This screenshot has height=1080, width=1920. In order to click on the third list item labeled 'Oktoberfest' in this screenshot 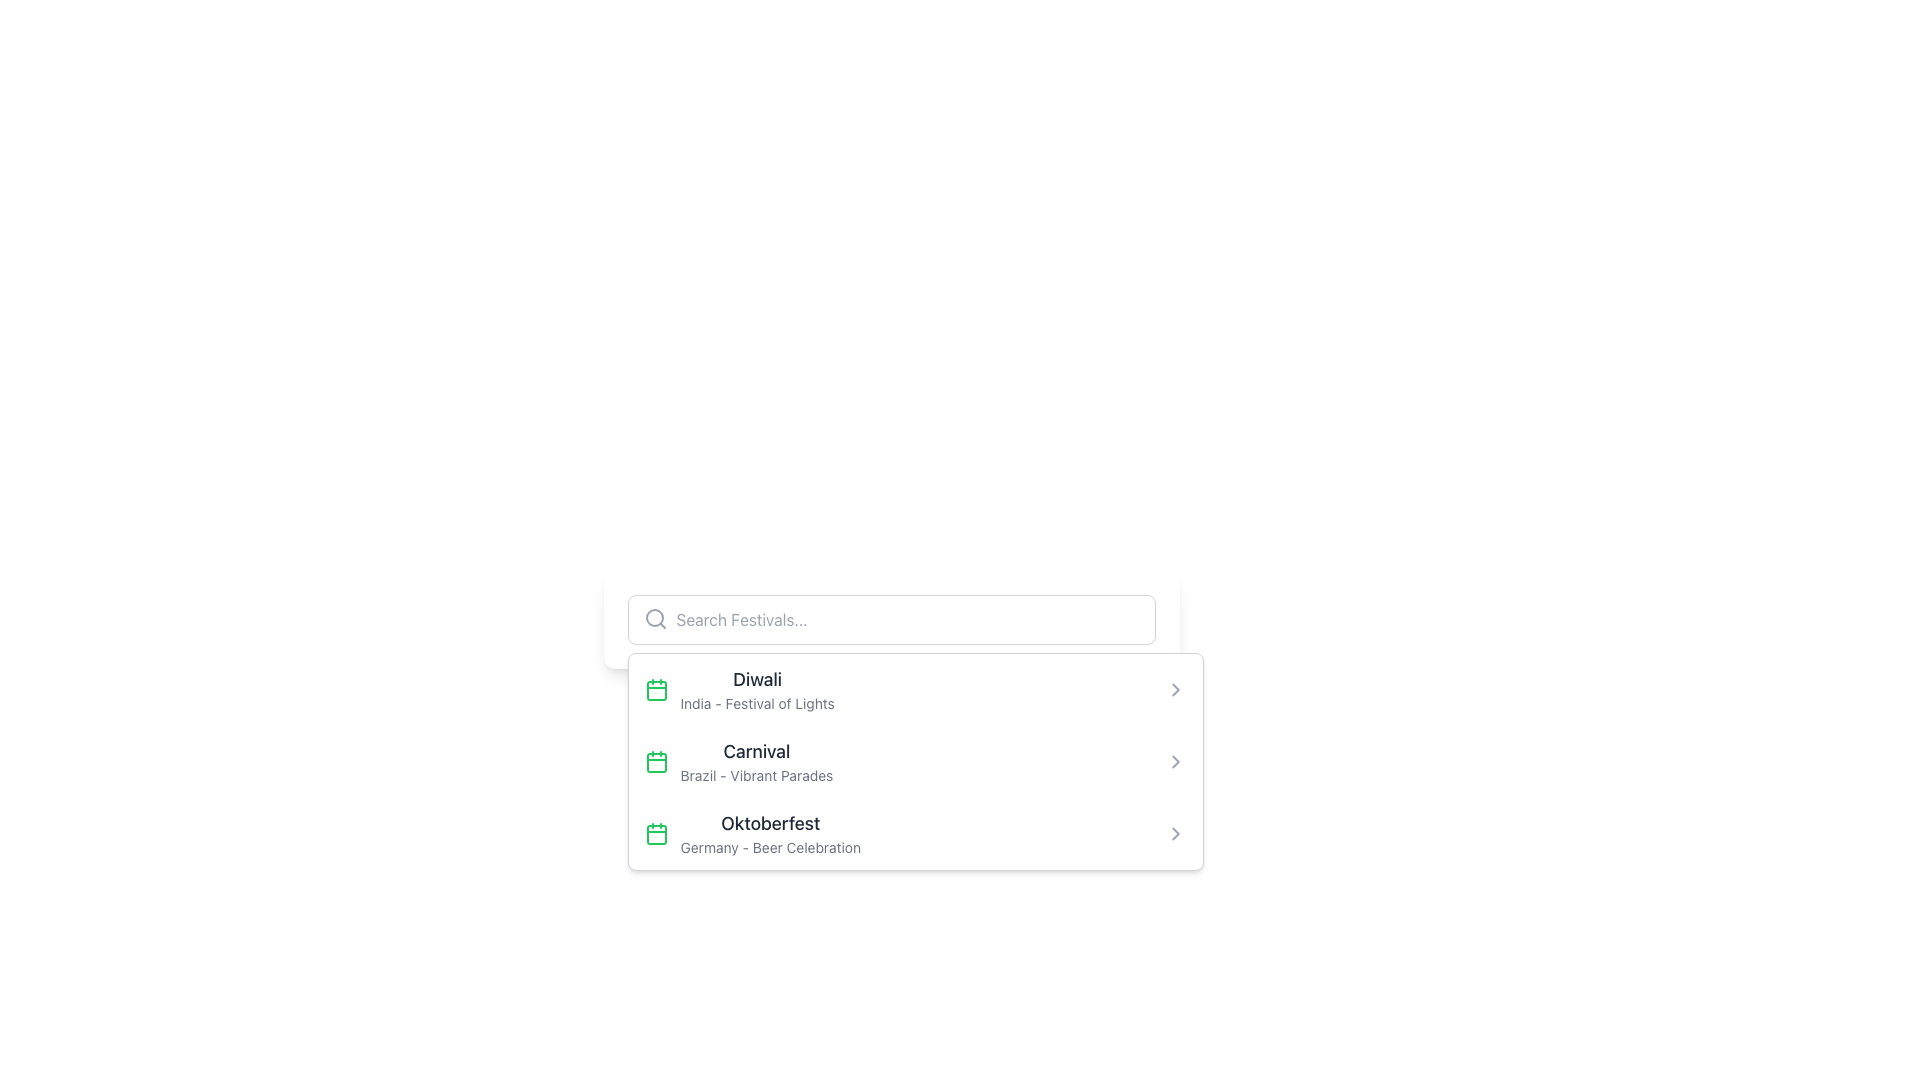, I will do `click(751, 833)`.